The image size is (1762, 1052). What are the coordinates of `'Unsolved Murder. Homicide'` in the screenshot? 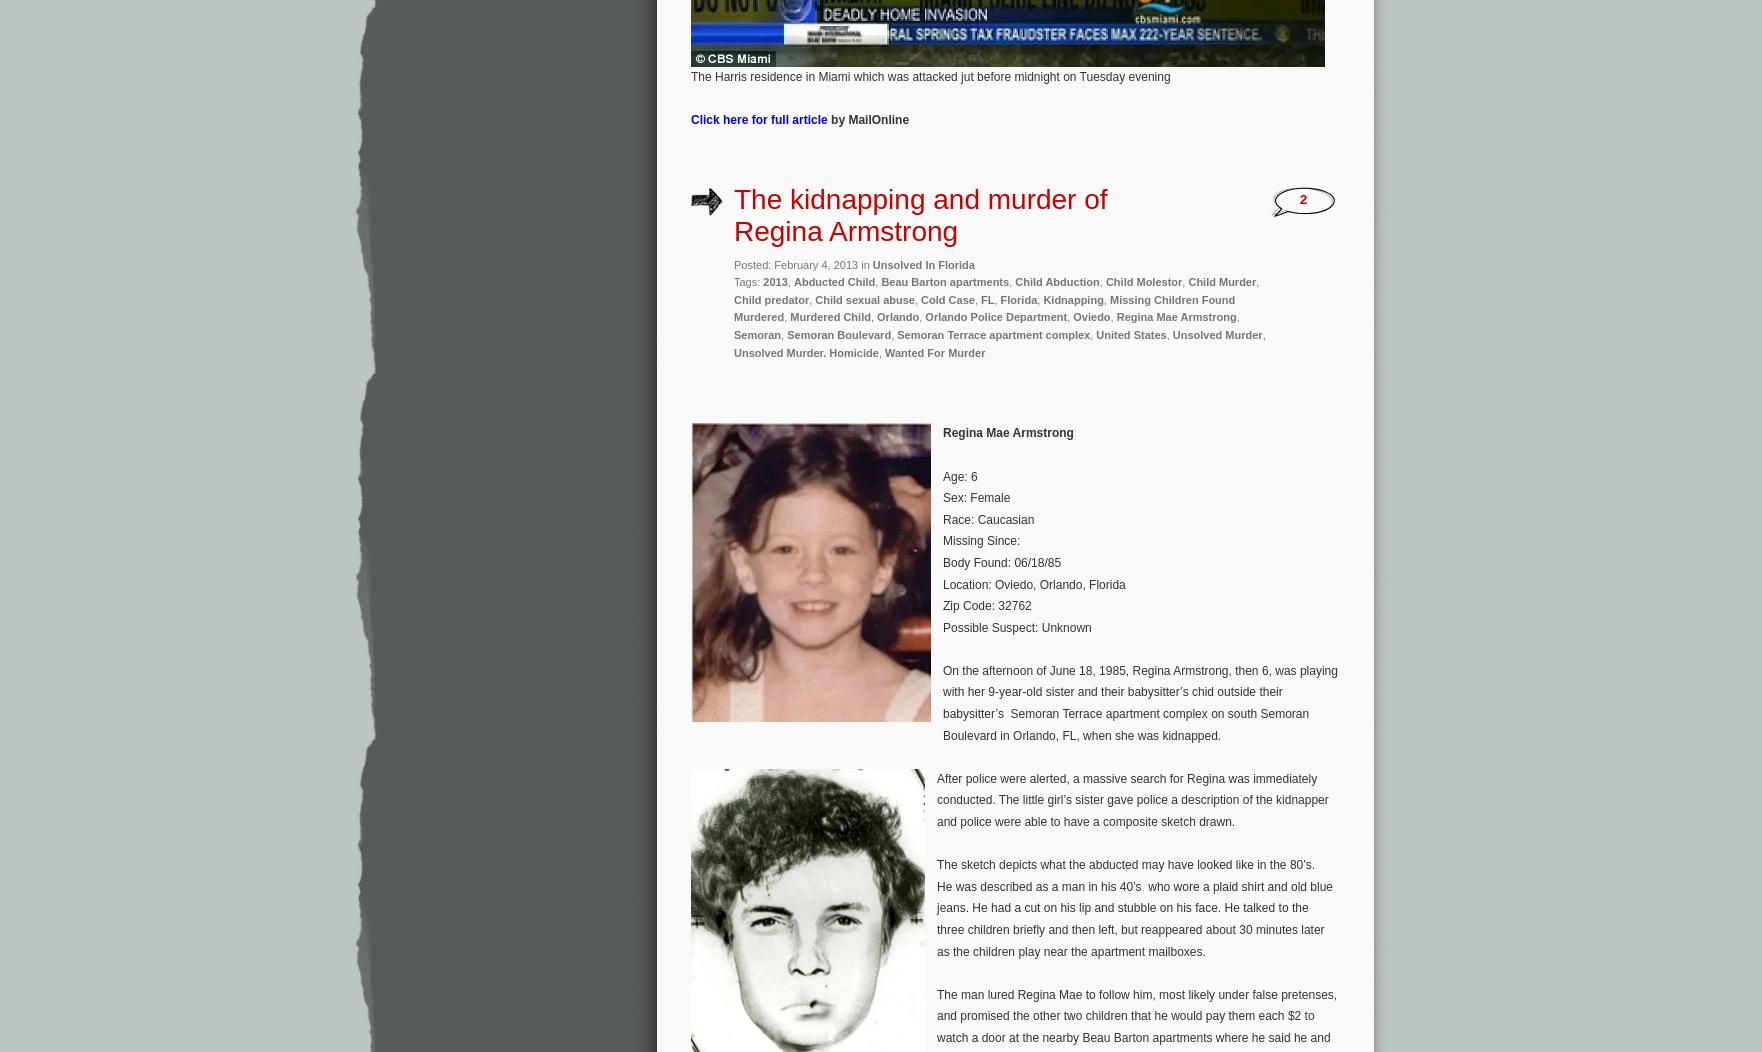 It's located at (804, 351).